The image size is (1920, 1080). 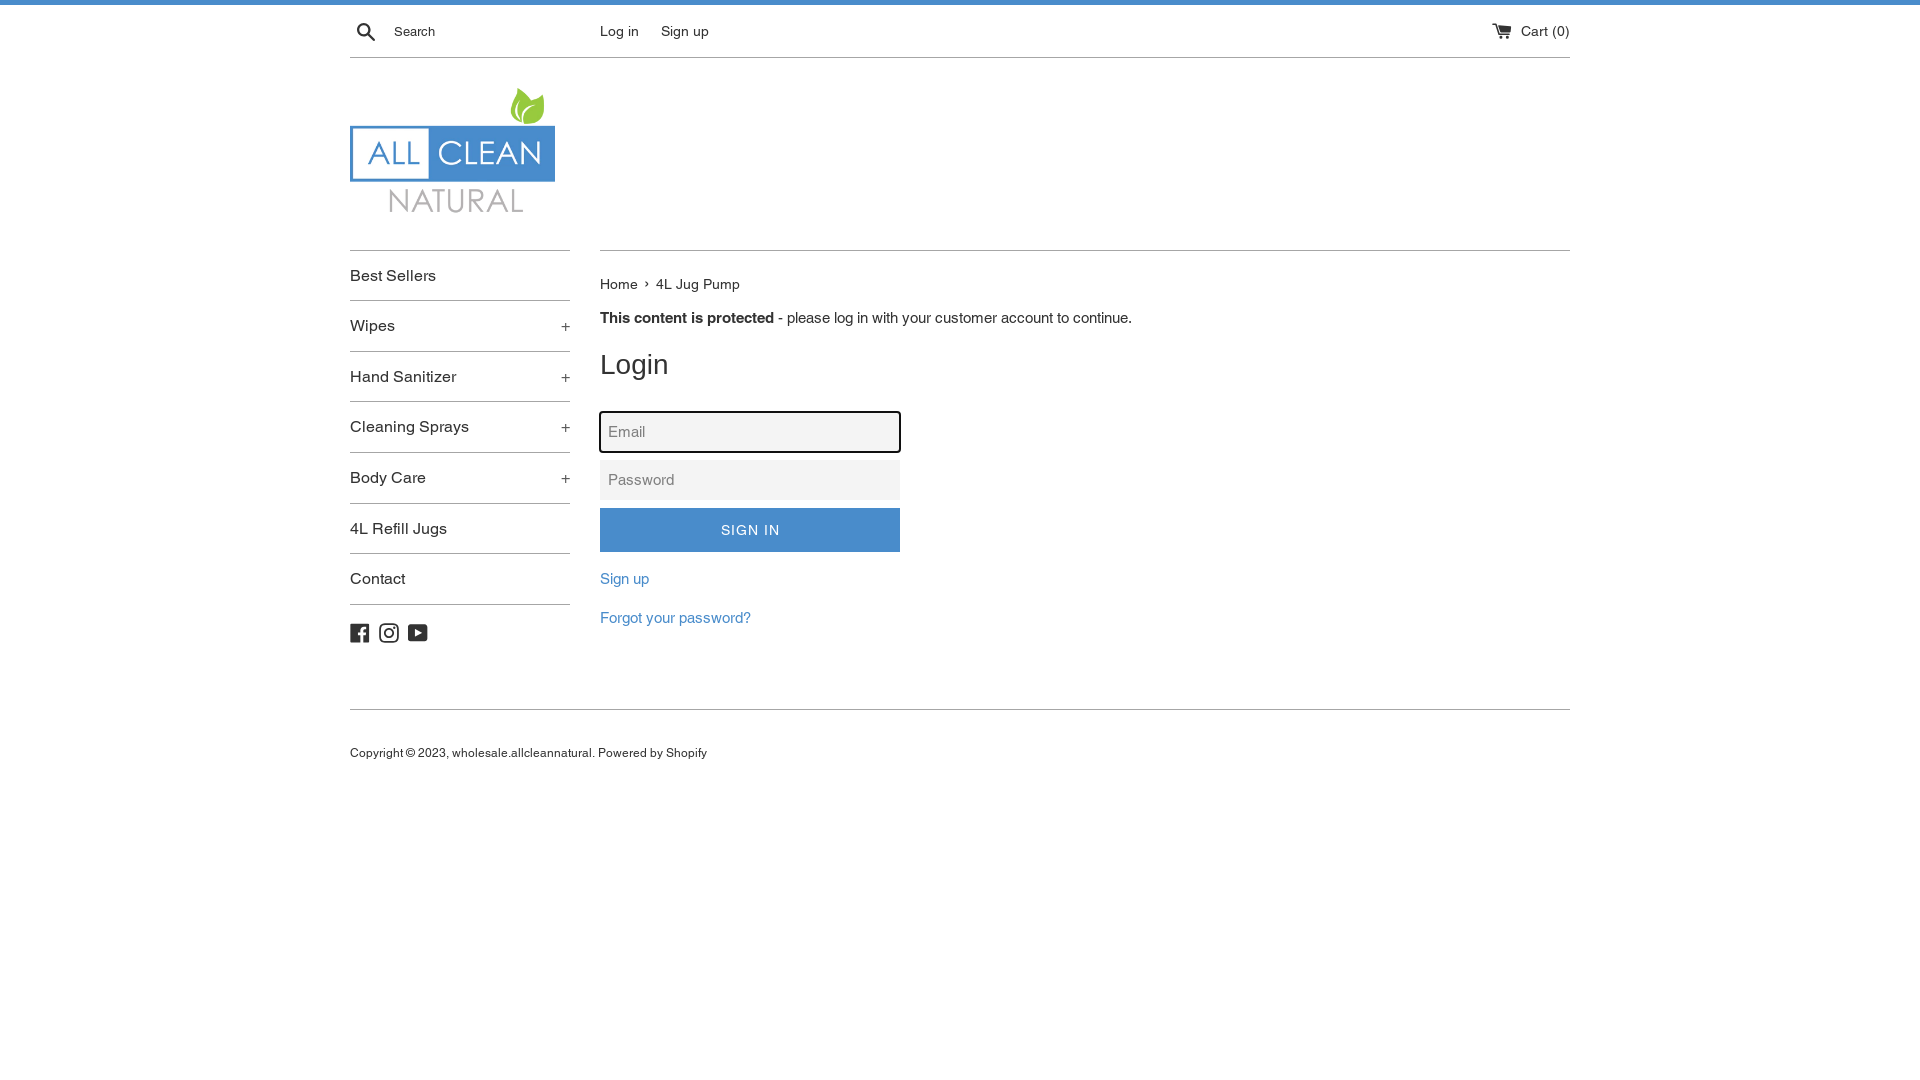 What do you see at coordinates (407, 631) in the screenshot?
I see `'YouTube'` at bounding box center [407, 631].